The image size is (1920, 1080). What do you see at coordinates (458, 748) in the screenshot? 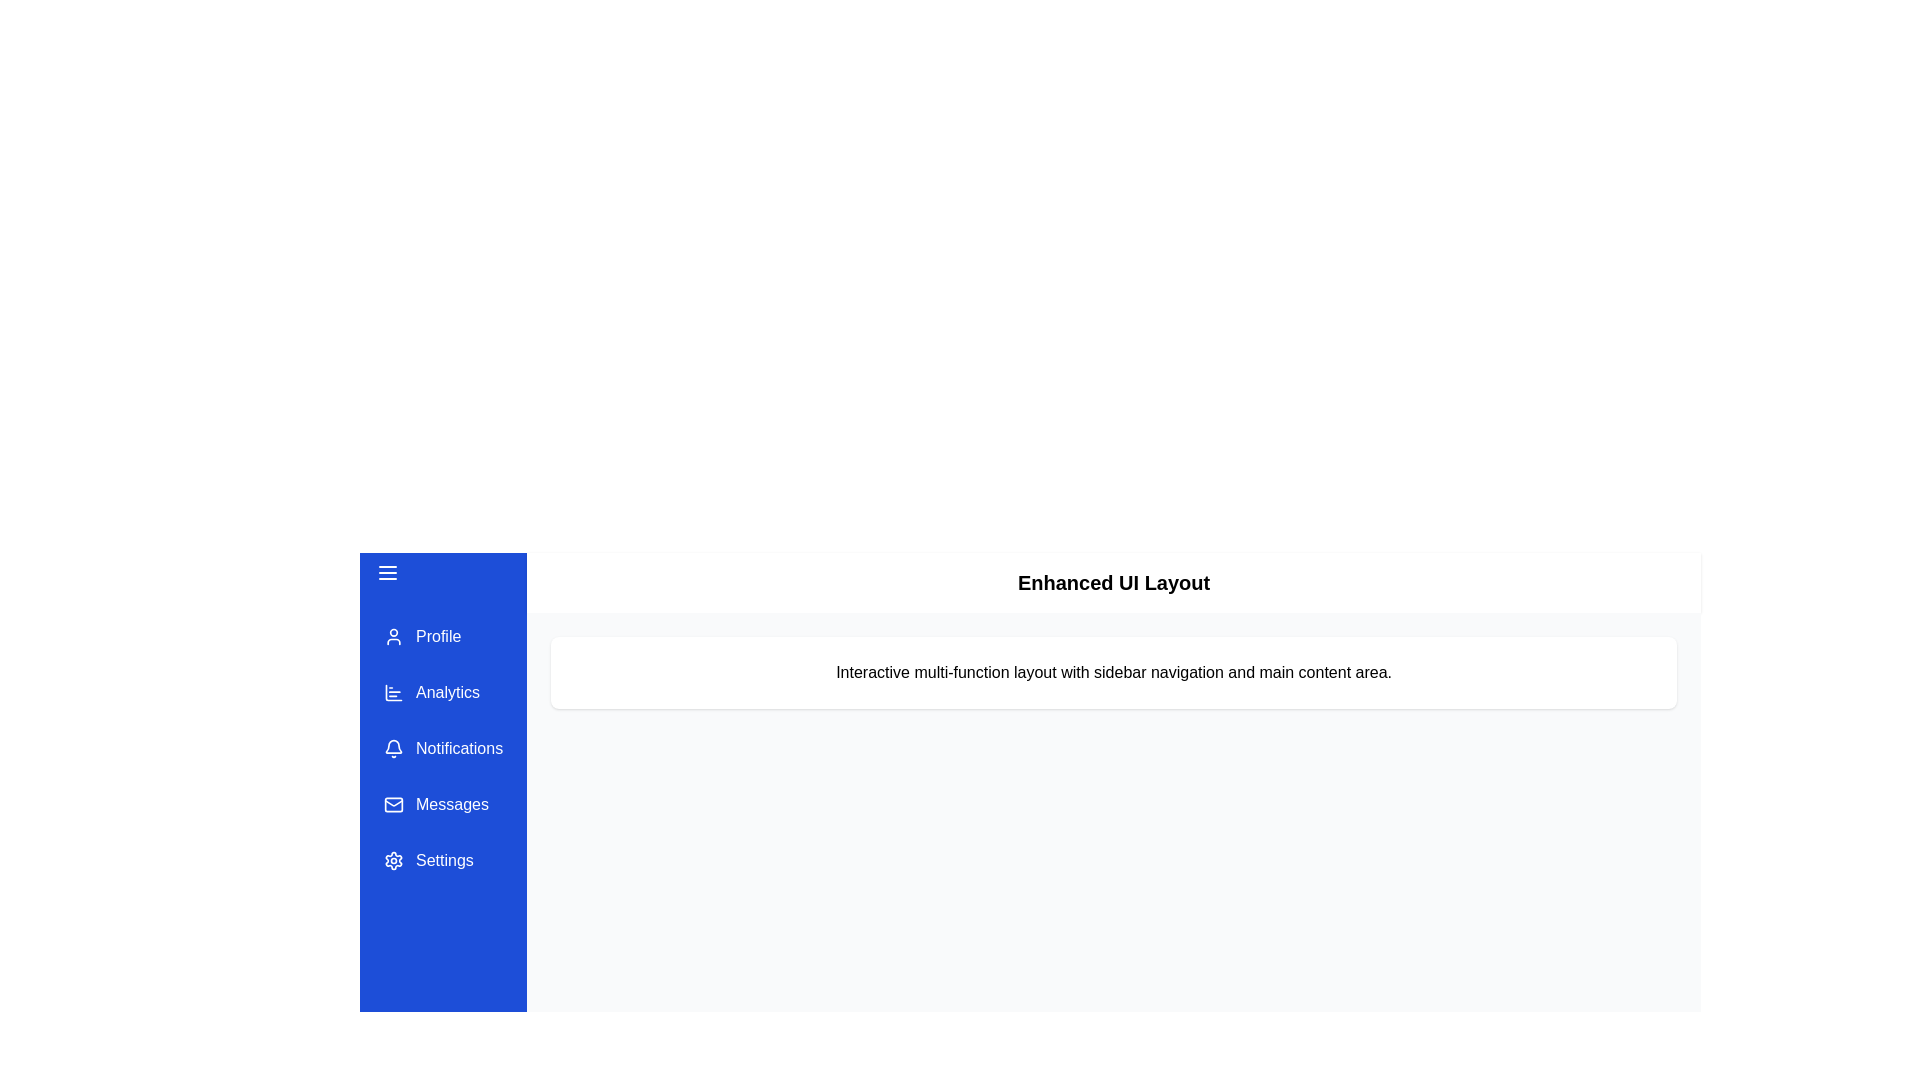
I see `'Notifications' text label located in the vertical side menu on the left, which is the third item from the top` at bounding box center [458, 748].